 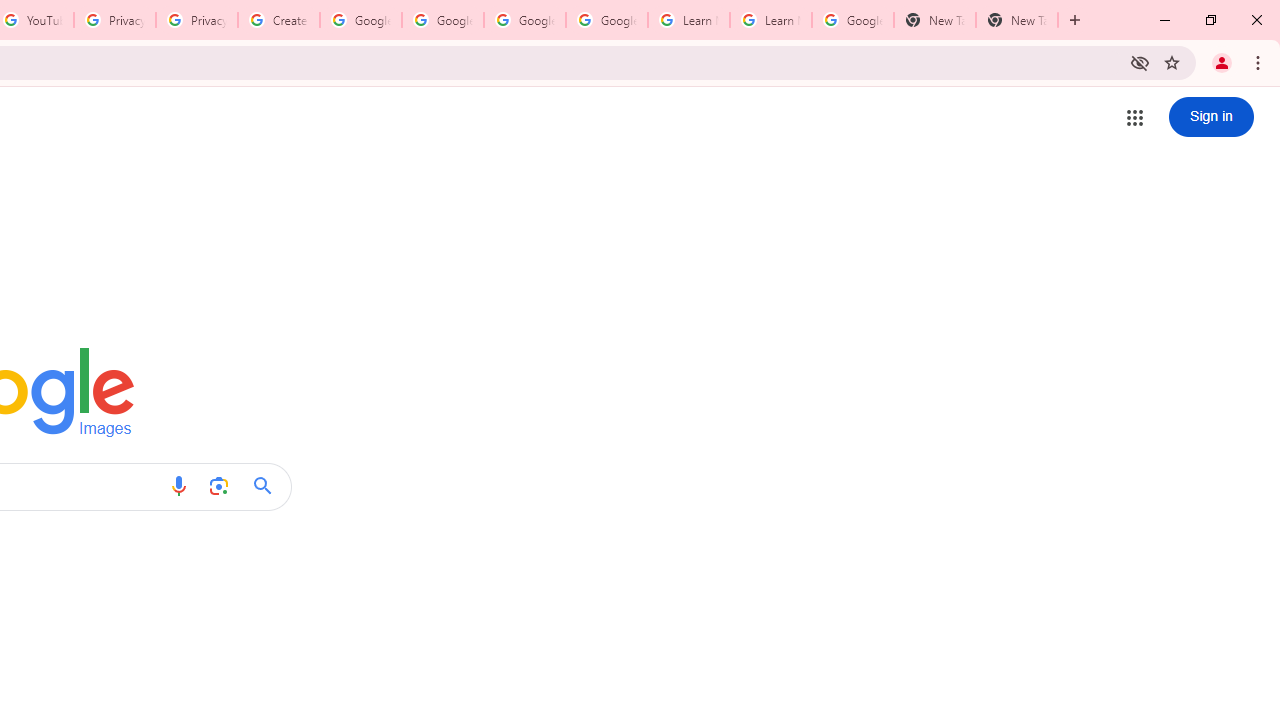 I want to click on 'Google Account Help', so click(x=605, y=20).